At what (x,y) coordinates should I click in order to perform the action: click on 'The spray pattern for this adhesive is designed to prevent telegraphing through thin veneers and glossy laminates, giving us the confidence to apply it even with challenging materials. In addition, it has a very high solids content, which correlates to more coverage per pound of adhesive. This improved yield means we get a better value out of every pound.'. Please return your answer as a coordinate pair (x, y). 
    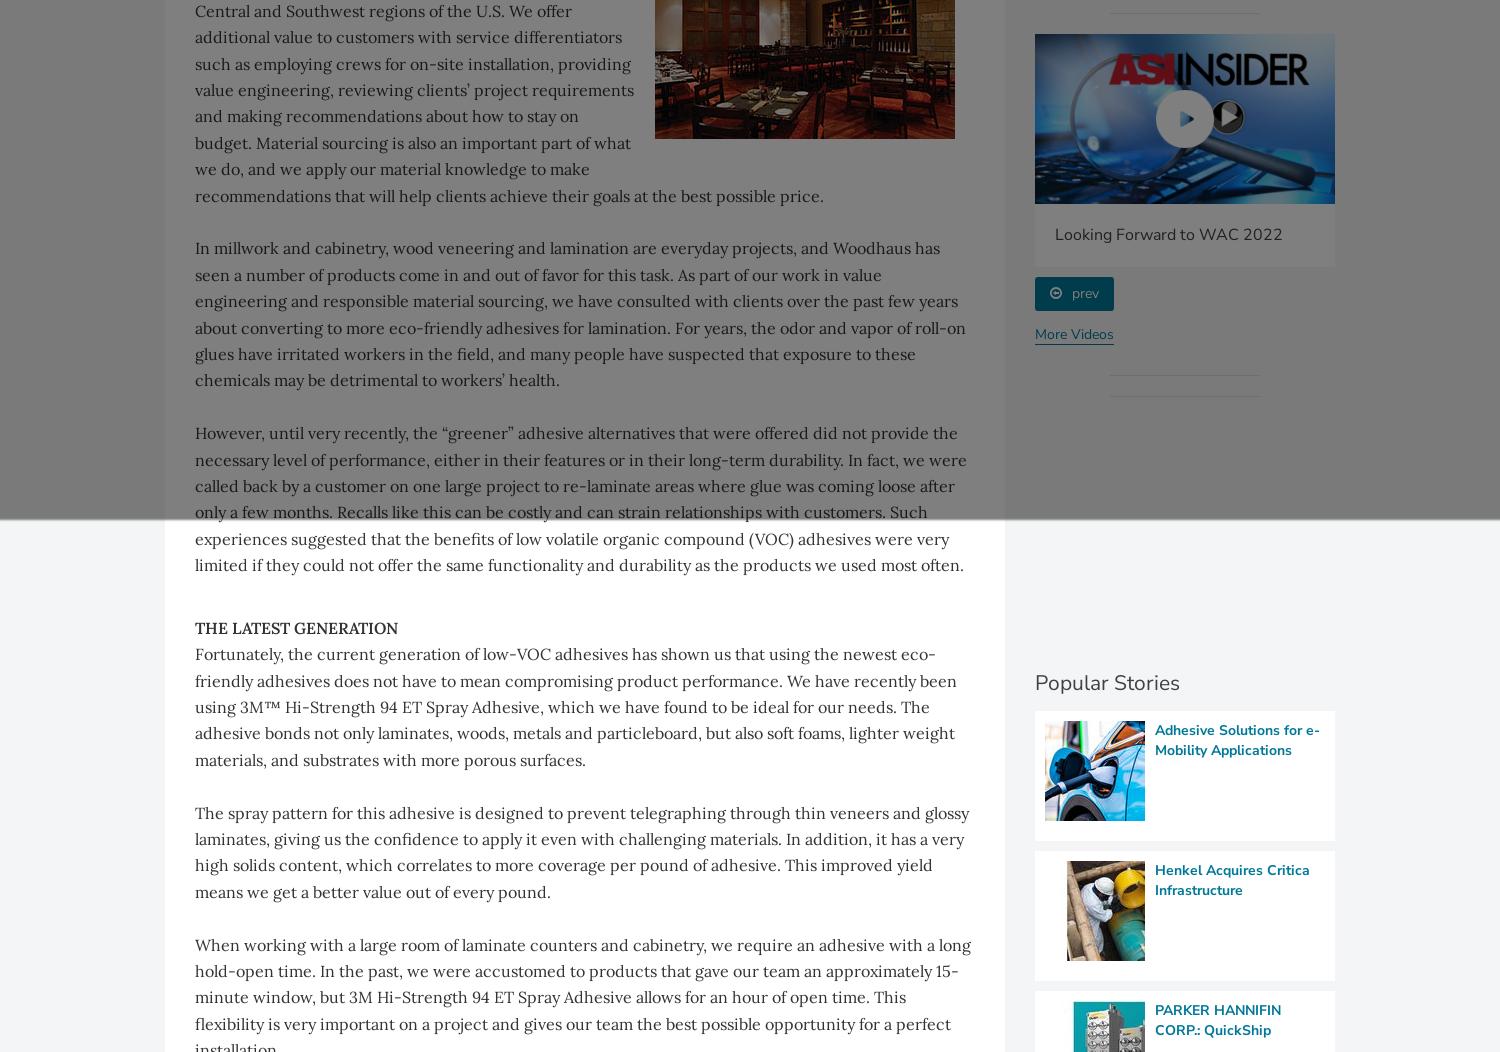
    Looking at the image, I should click on (581, 850).